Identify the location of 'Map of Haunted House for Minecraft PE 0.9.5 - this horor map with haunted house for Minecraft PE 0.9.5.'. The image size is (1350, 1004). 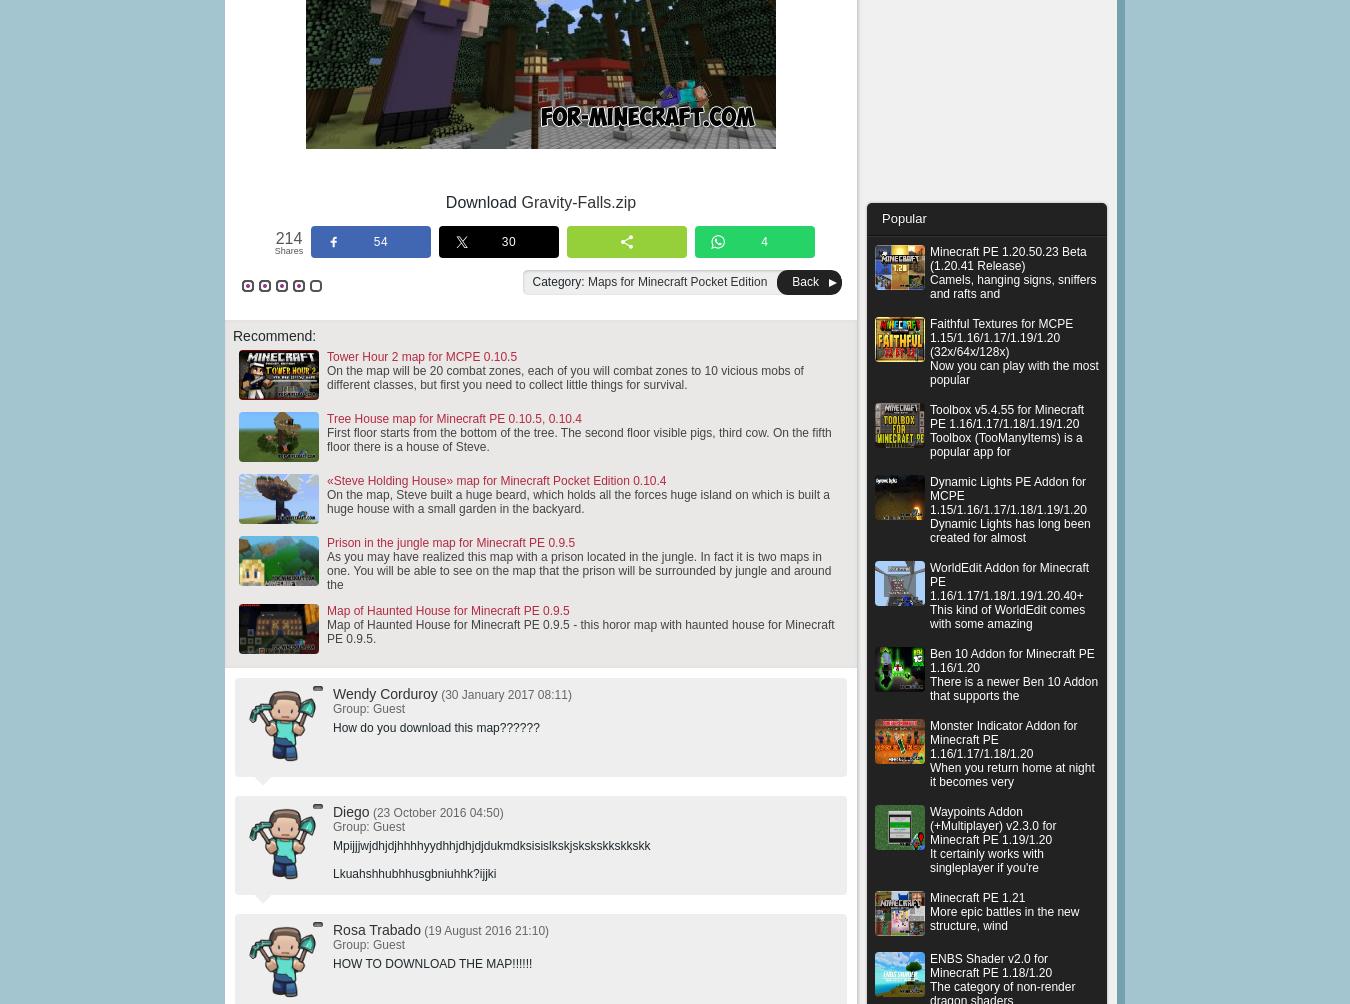
(580, 631).